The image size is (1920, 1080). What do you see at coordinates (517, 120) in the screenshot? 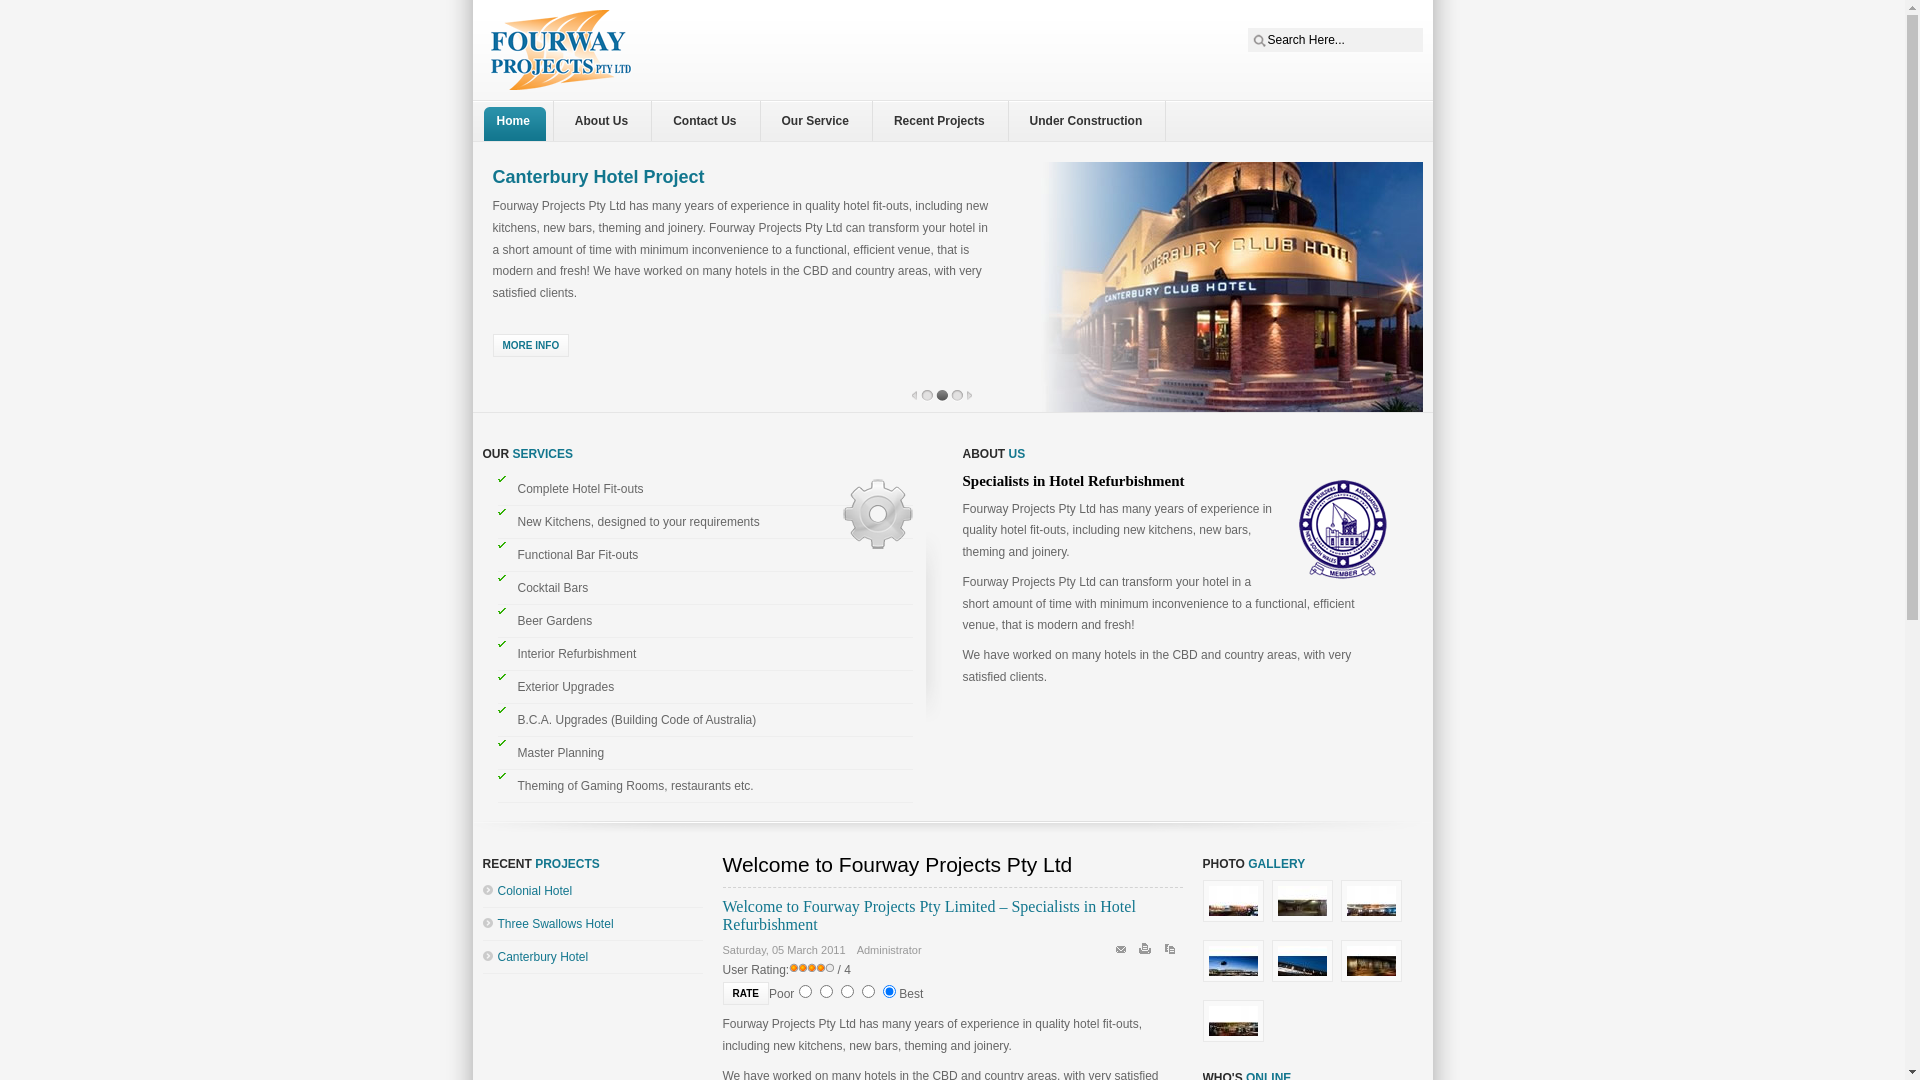
I see `'Home'` at bounding box center [517, 120].